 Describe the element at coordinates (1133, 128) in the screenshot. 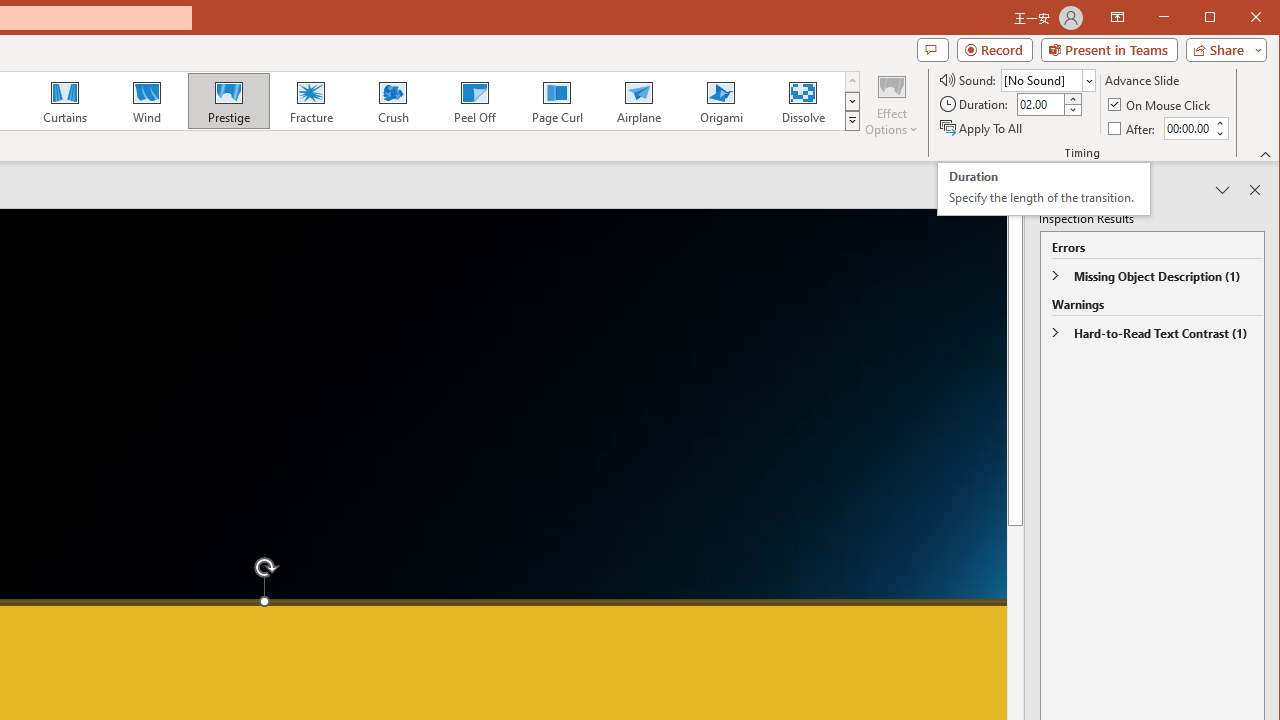

I see `'After'` at that location.